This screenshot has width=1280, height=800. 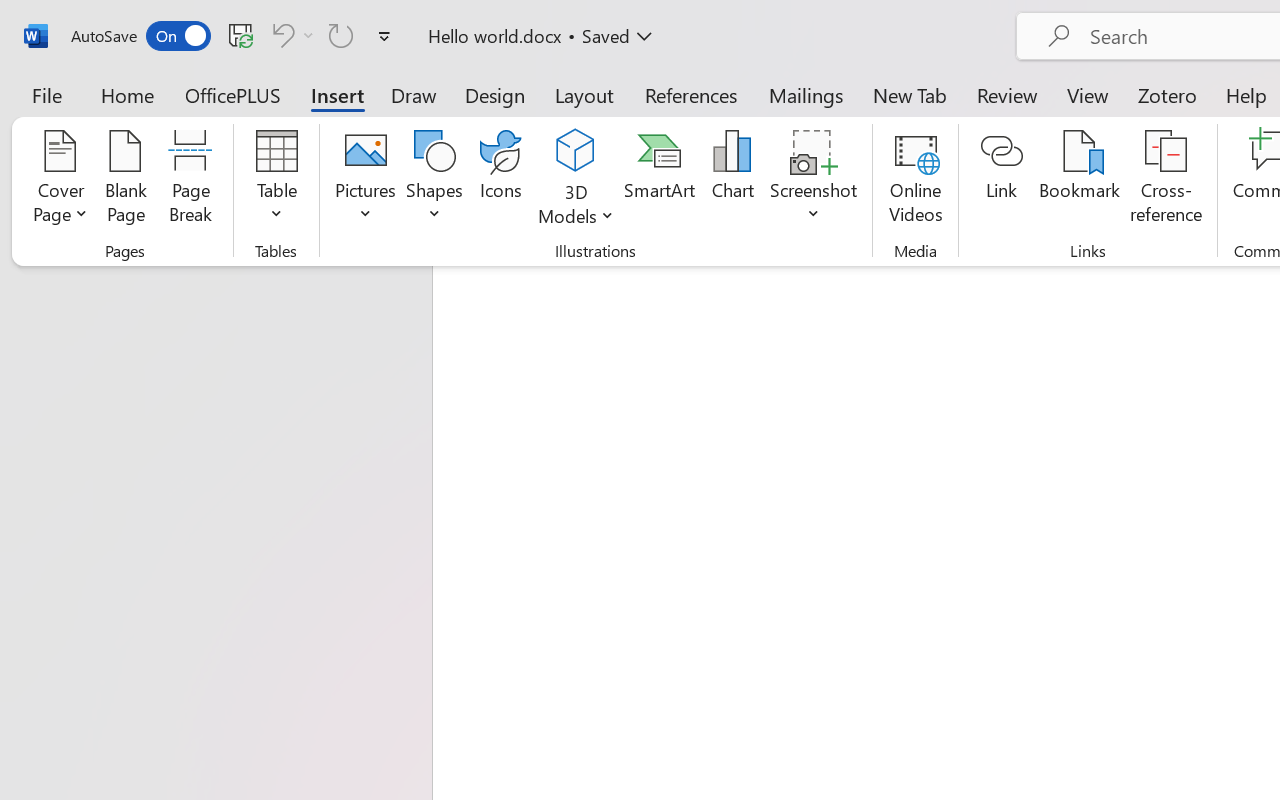 I want to click on 'Can', so click(x=289, y=34).